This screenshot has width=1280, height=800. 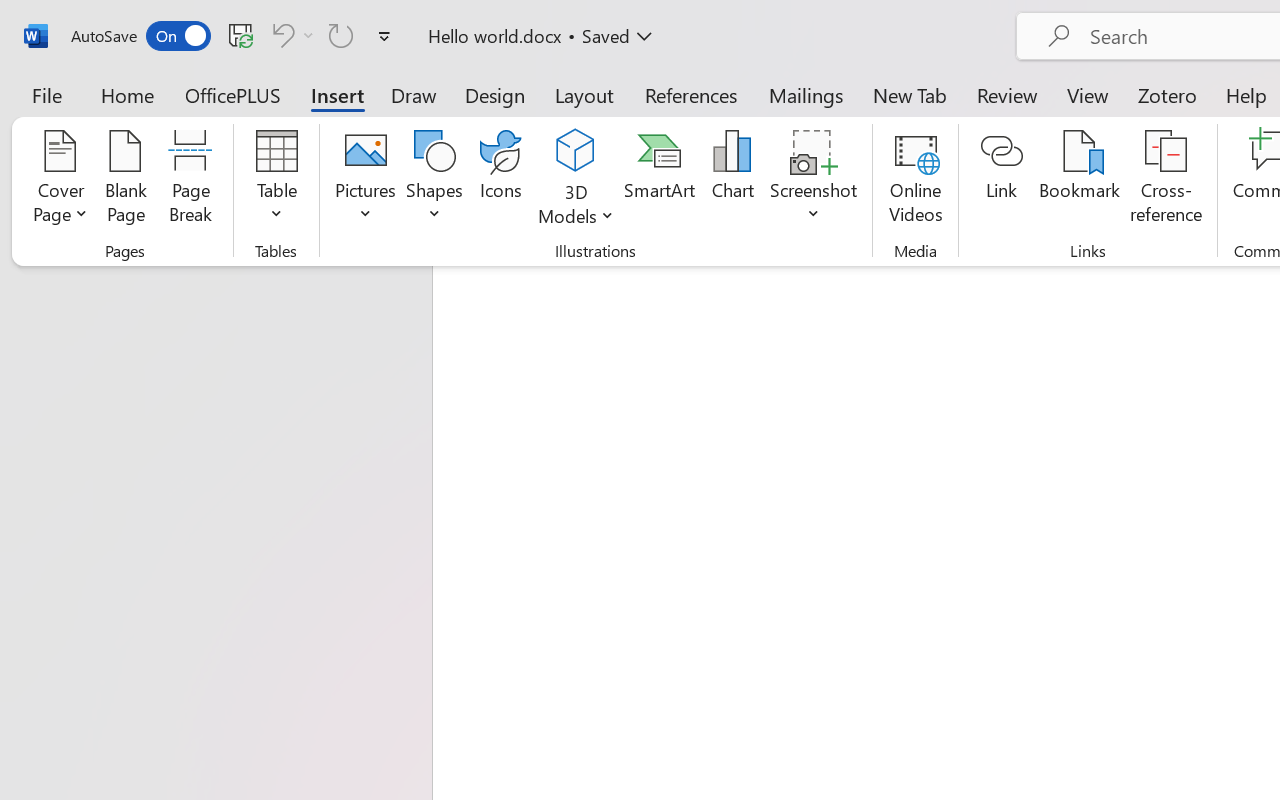 I want to click on 'Can', so click(x=289, y=34).